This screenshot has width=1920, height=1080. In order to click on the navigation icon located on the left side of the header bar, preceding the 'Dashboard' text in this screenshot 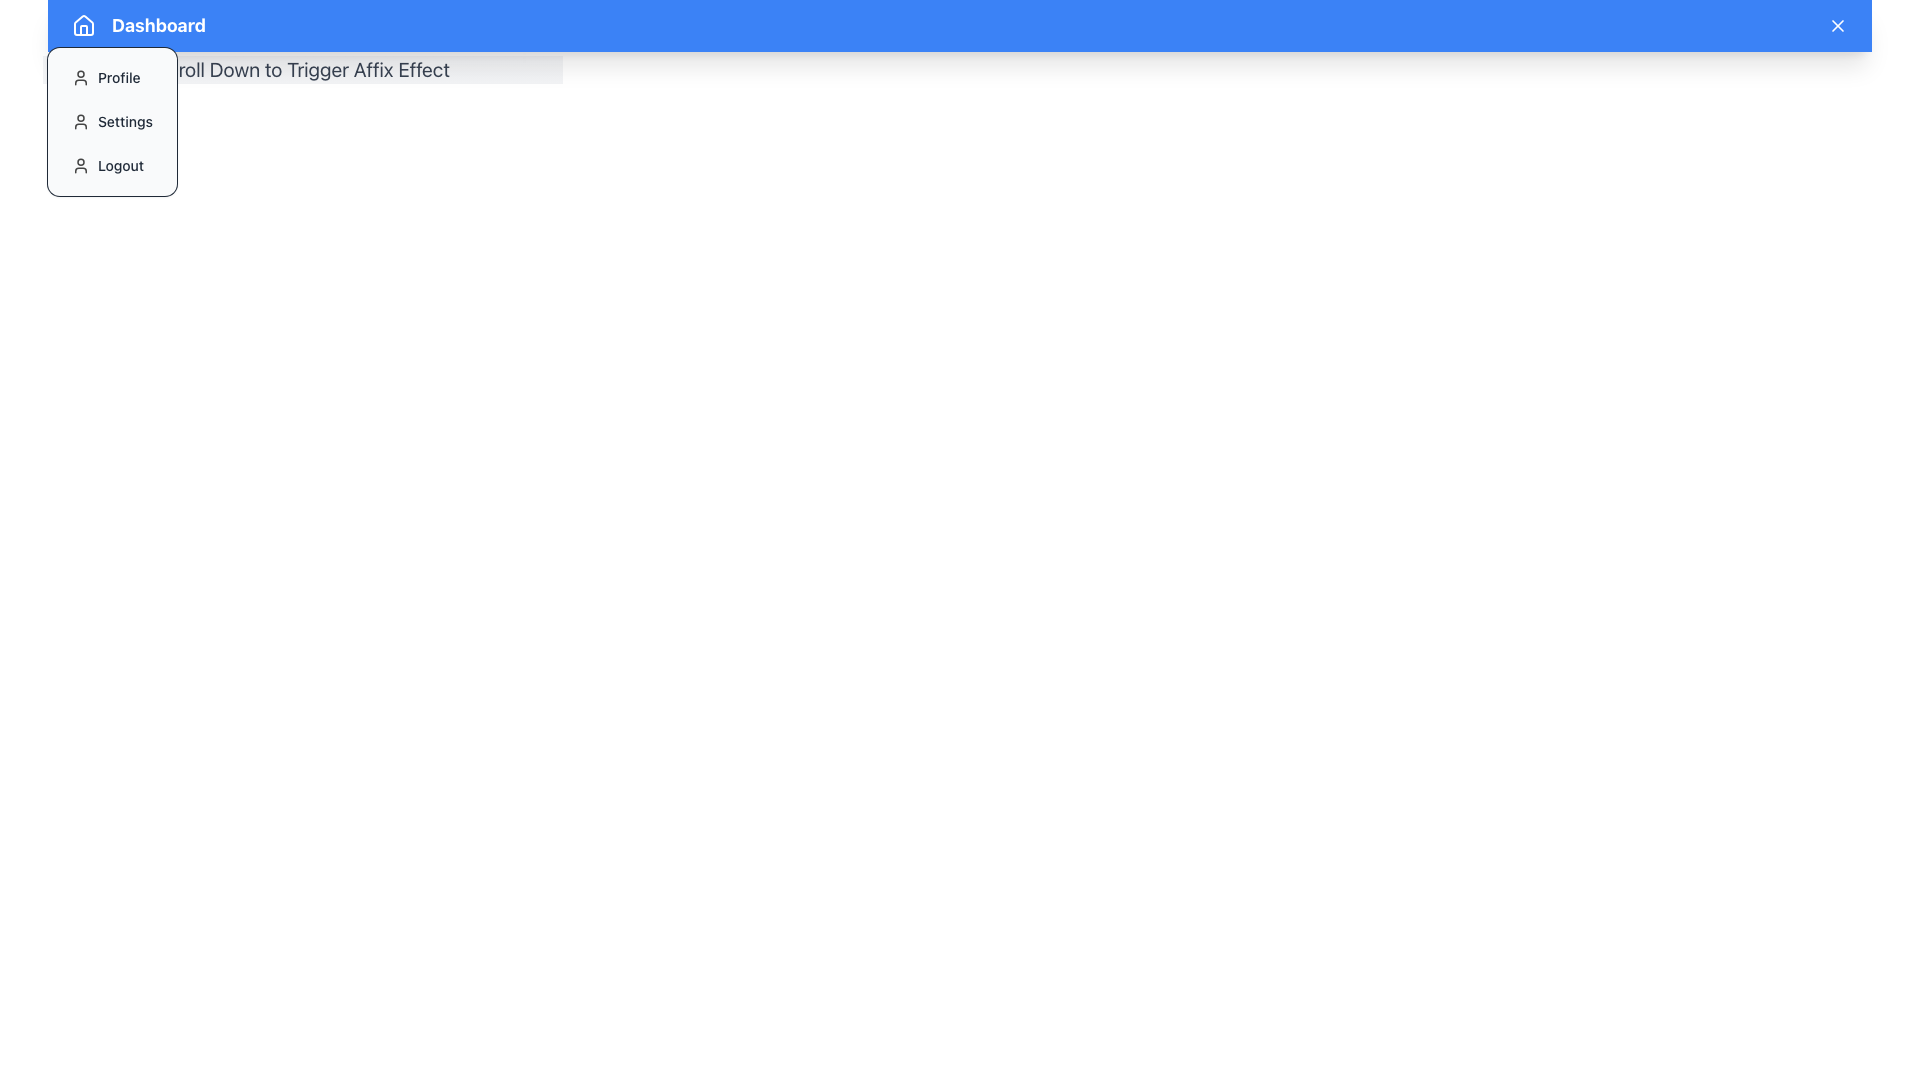, I will do `click(82, 26)`.